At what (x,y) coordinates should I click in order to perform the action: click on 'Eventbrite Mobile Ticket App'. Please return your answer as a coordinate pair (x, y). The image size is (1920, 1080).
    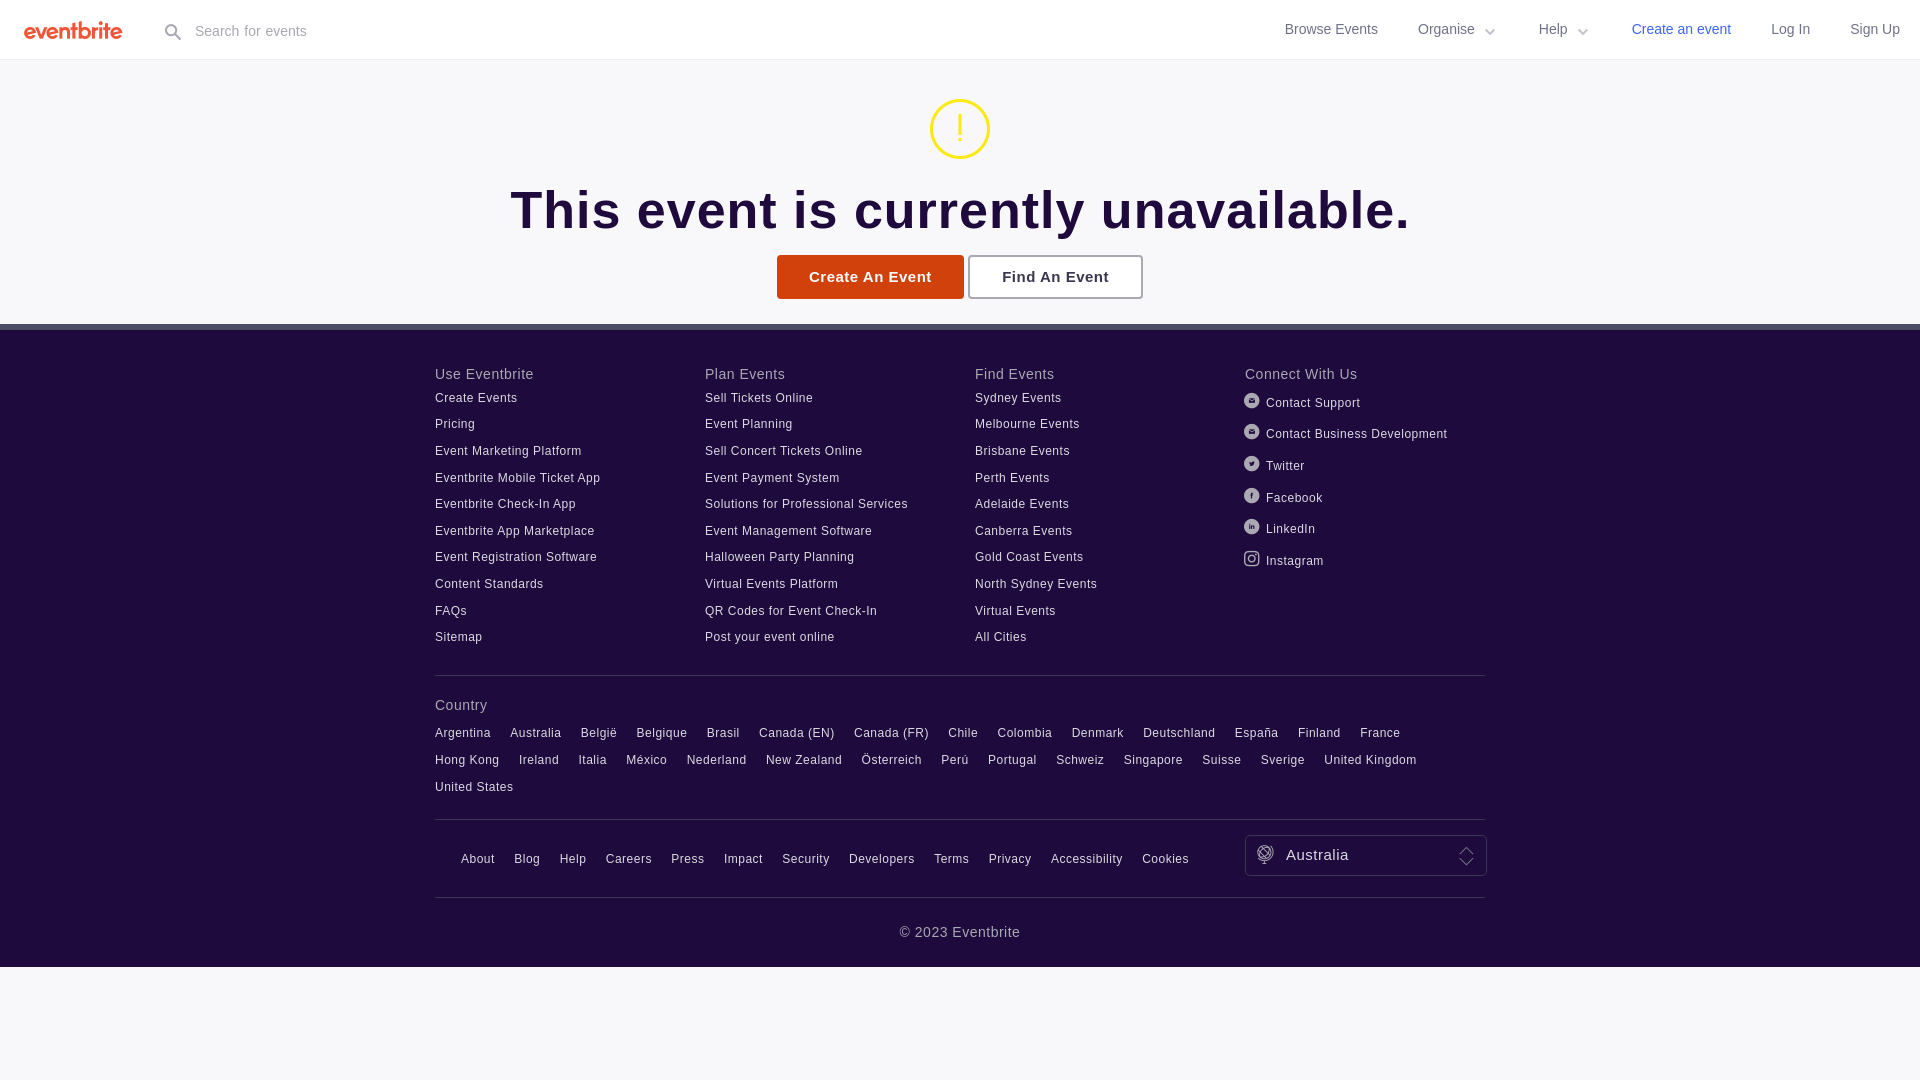
    Looking at the image, I should click on (517, 478).